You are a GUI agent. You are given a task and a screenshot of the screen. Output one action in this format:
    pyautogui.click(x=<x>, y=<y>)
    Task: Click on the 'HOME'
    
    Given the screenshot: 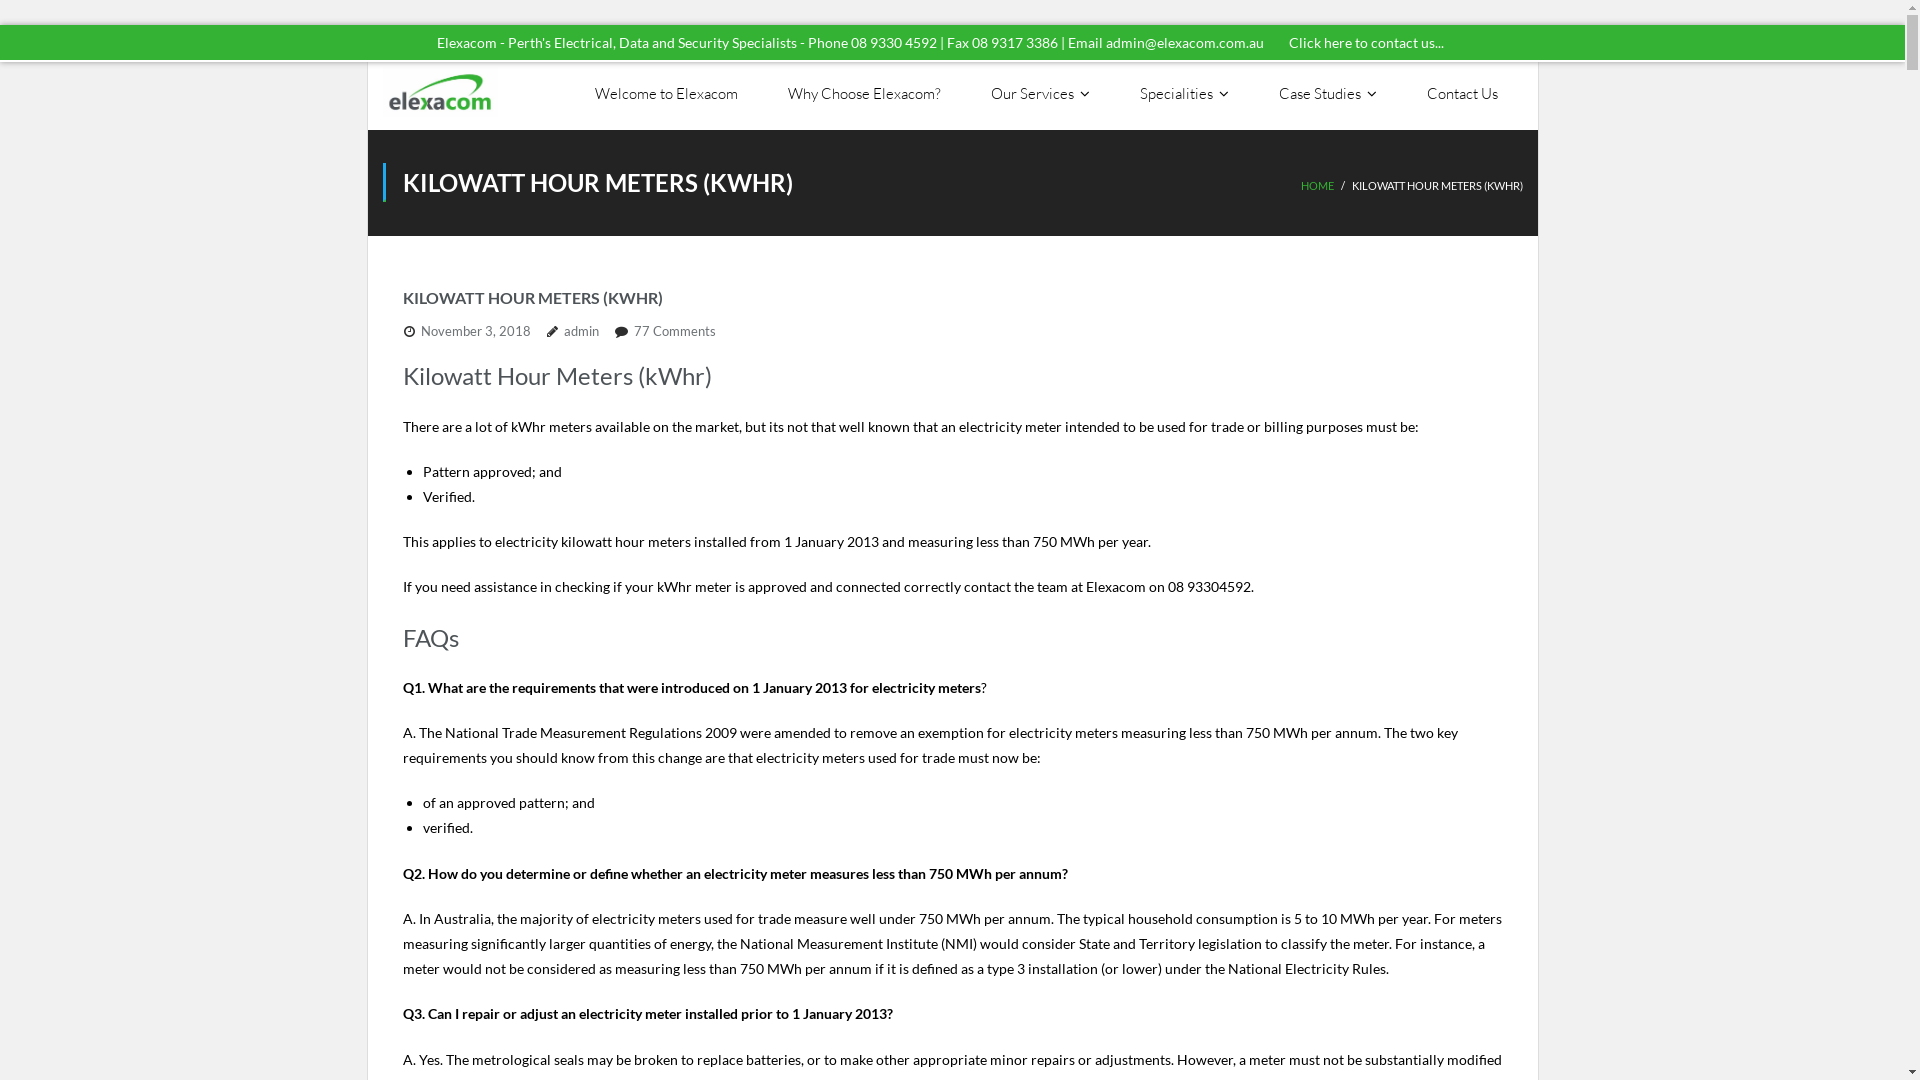 What is the action you would take?
    pyautogui.click(x=1316, y=185)
    